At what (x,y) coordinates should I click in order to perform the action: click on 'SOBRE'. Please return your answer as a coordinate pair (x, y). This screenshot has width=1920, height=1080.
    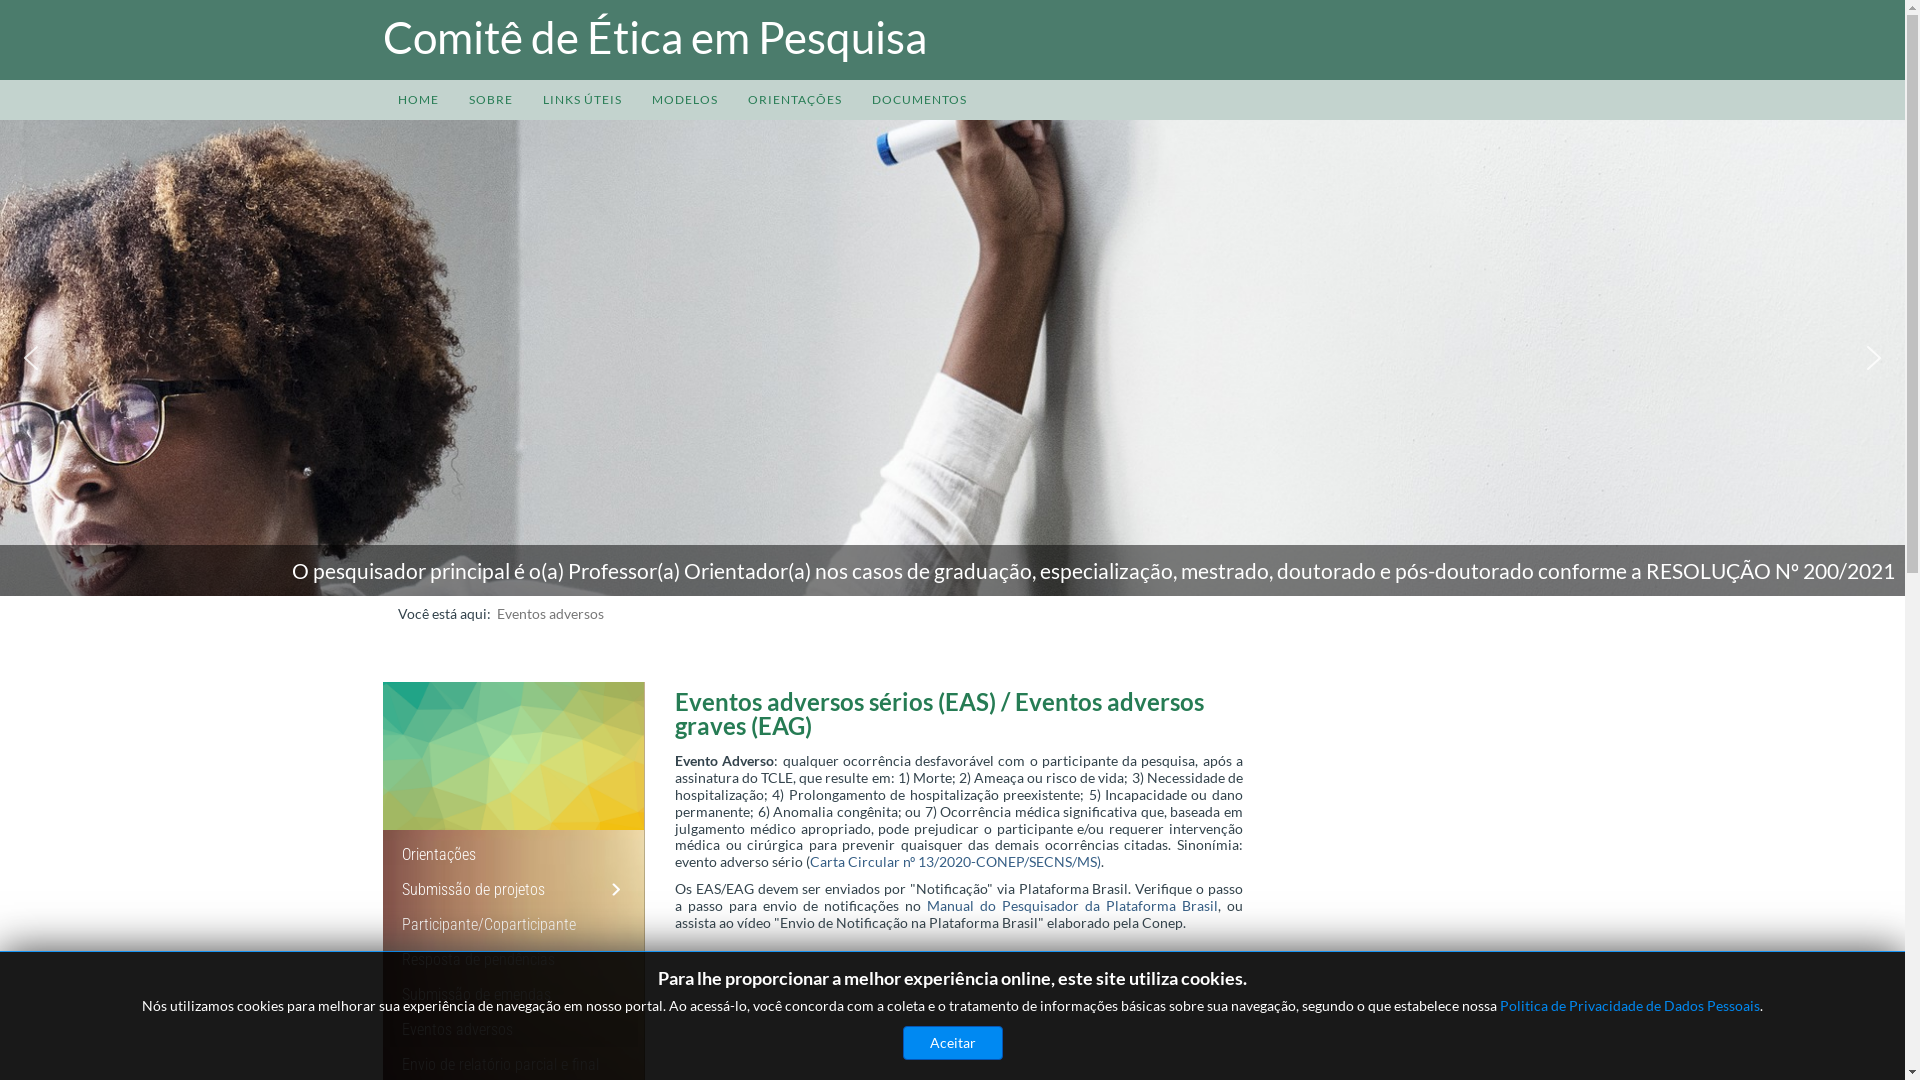
    Looking at the image, I should click on (453, 100).